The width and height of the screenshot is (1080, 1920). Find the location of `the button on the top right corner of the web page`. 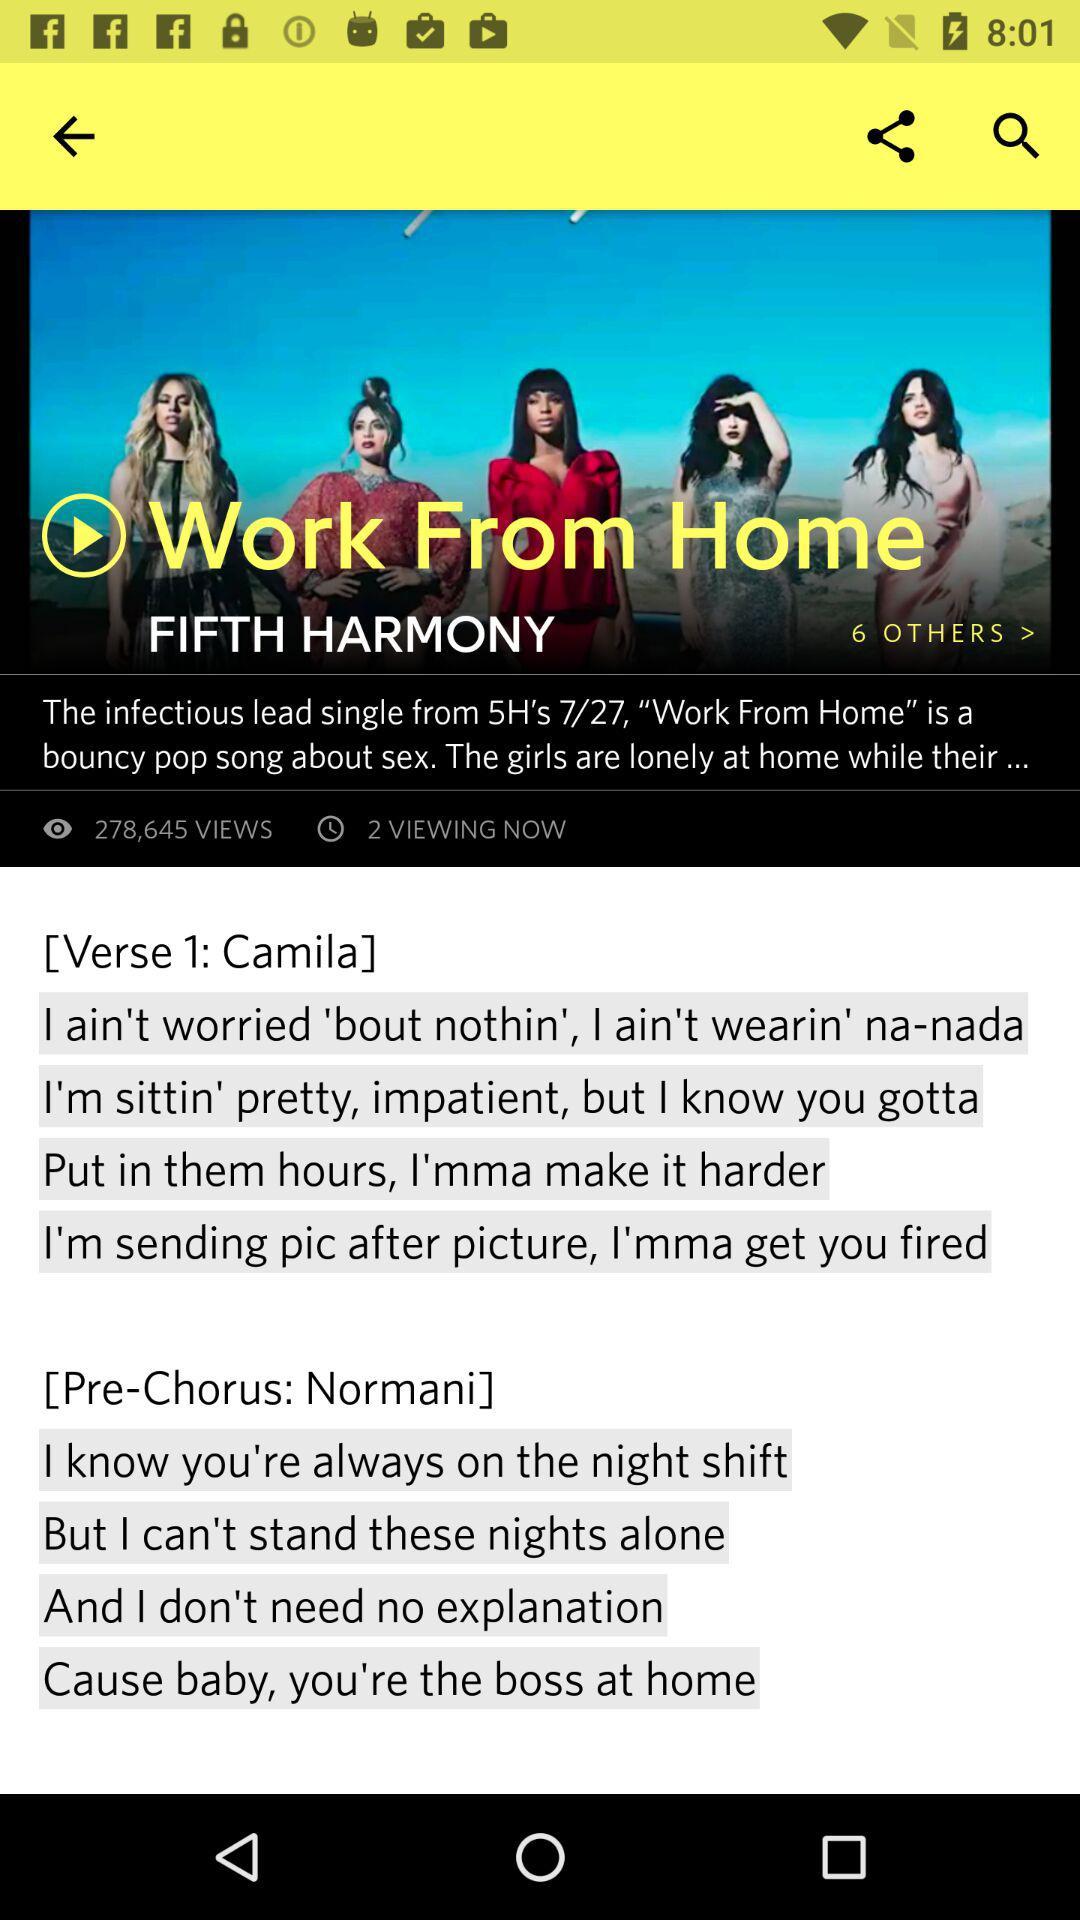

the button on the top right corner of the web page is located at coordinates (1017, 136).